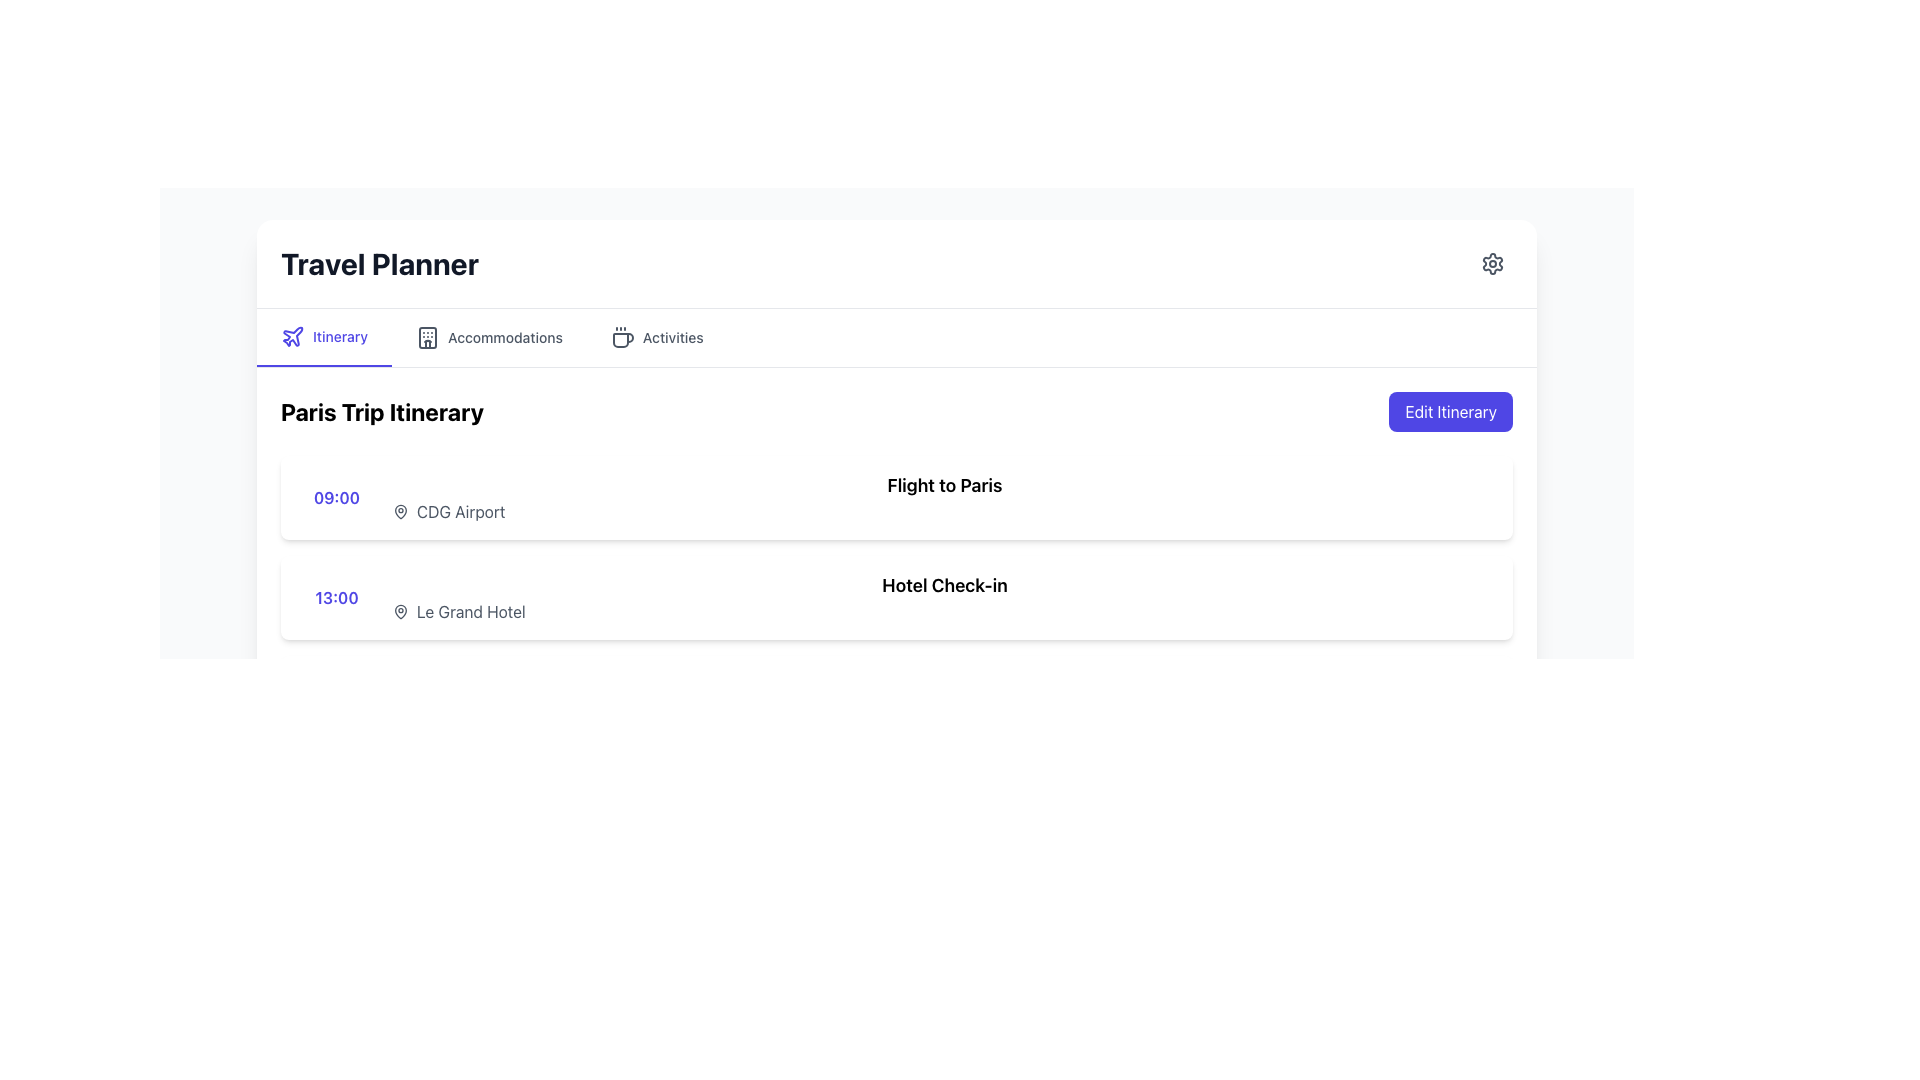  What do you see at coordinates (896, 496) in the screenshot?
I see `the first list item in the 'Paris Trip Itinerary' section that details a scheduled flight to Paris, which includes the departure time '09:00'` at bounding box center [896, 496].